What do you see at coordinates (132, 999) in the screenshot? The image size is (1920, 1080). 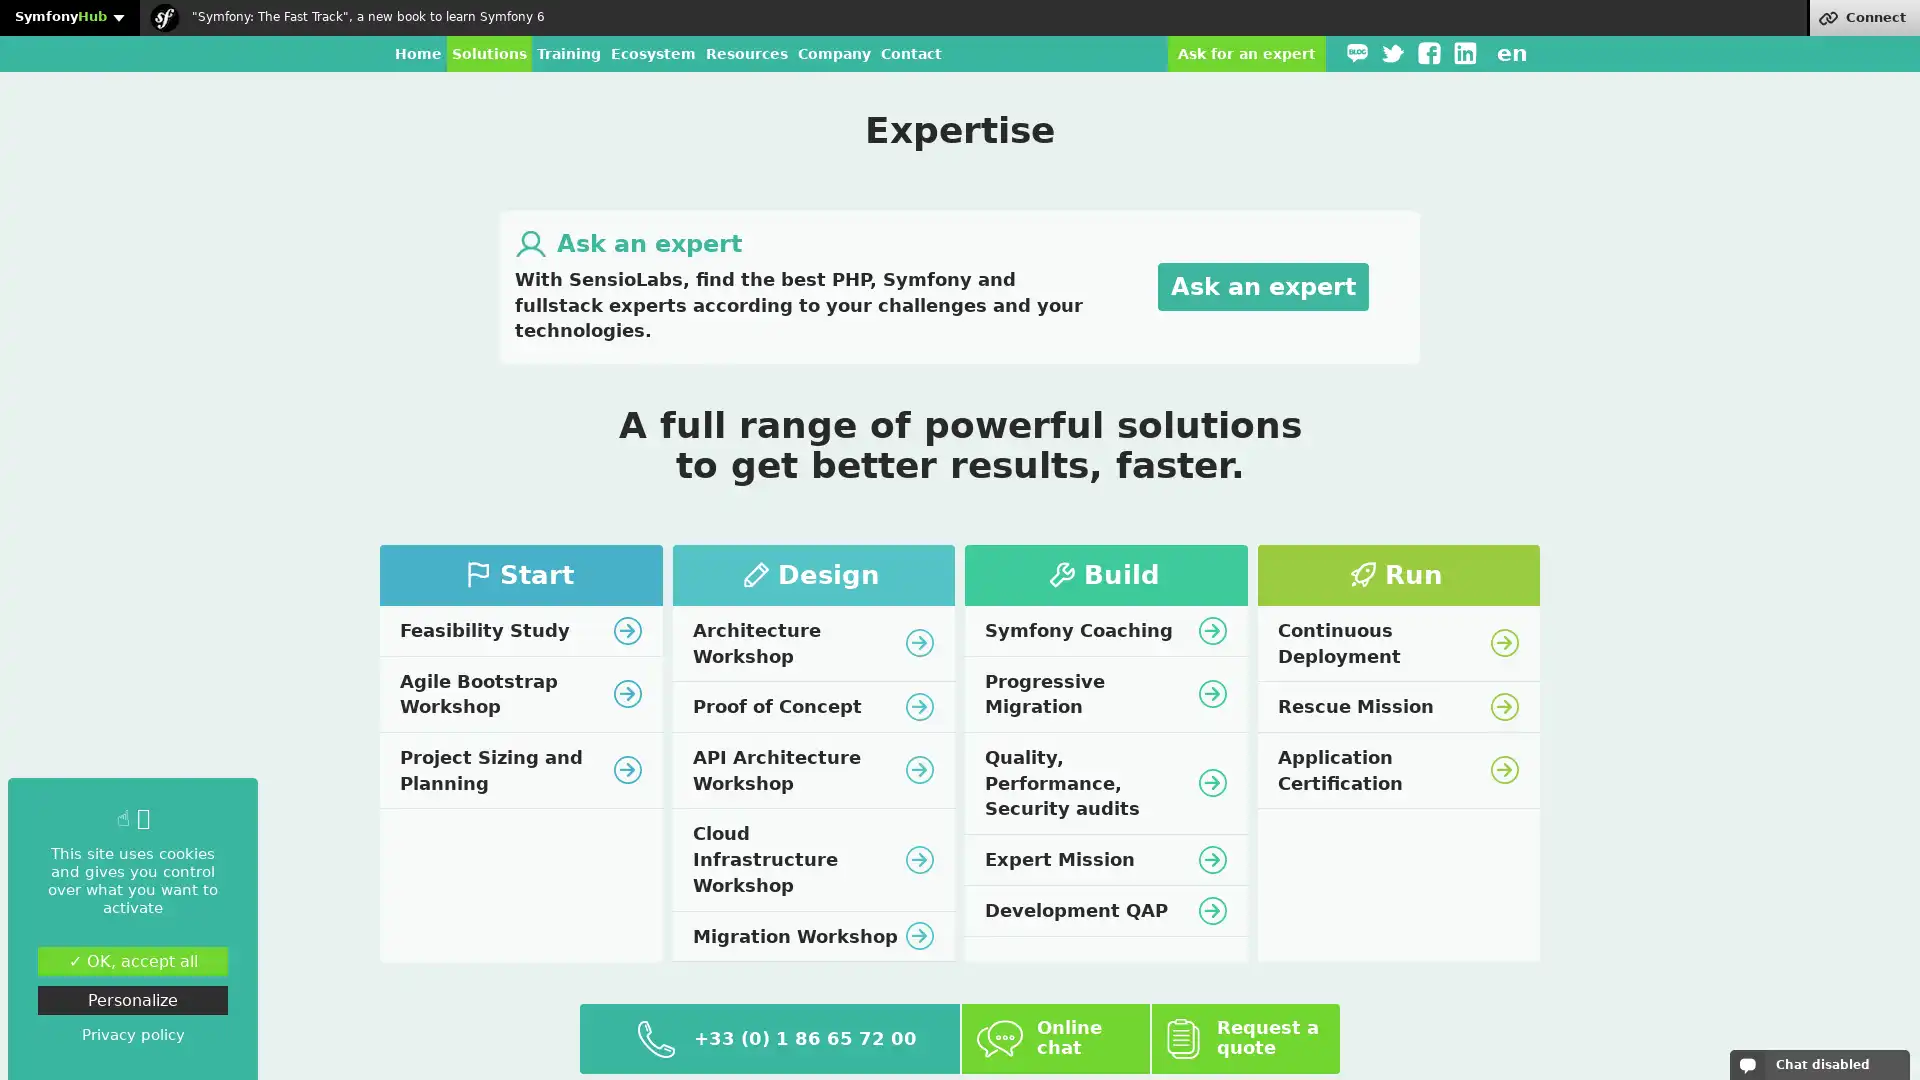 I see `Personalize` at bounding box center [132, 999].